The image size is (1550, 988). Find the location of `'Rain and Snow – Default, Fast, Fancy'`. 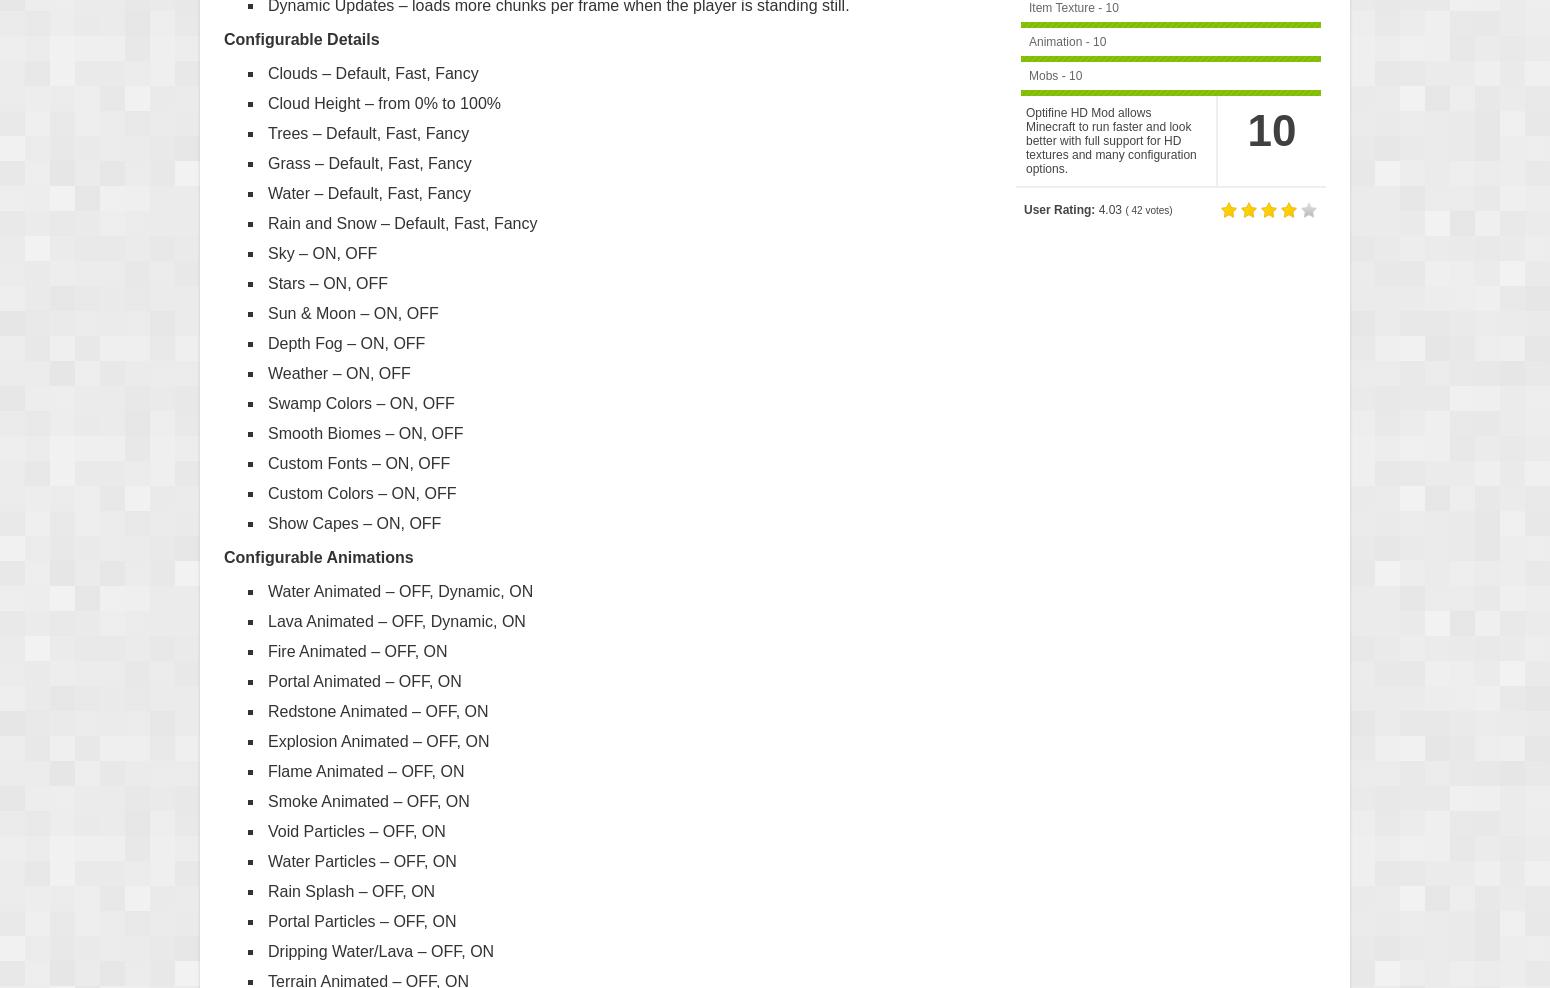

'Rain and Snow – Default, Fast, Fancy' is located at coordinates (402, 222).